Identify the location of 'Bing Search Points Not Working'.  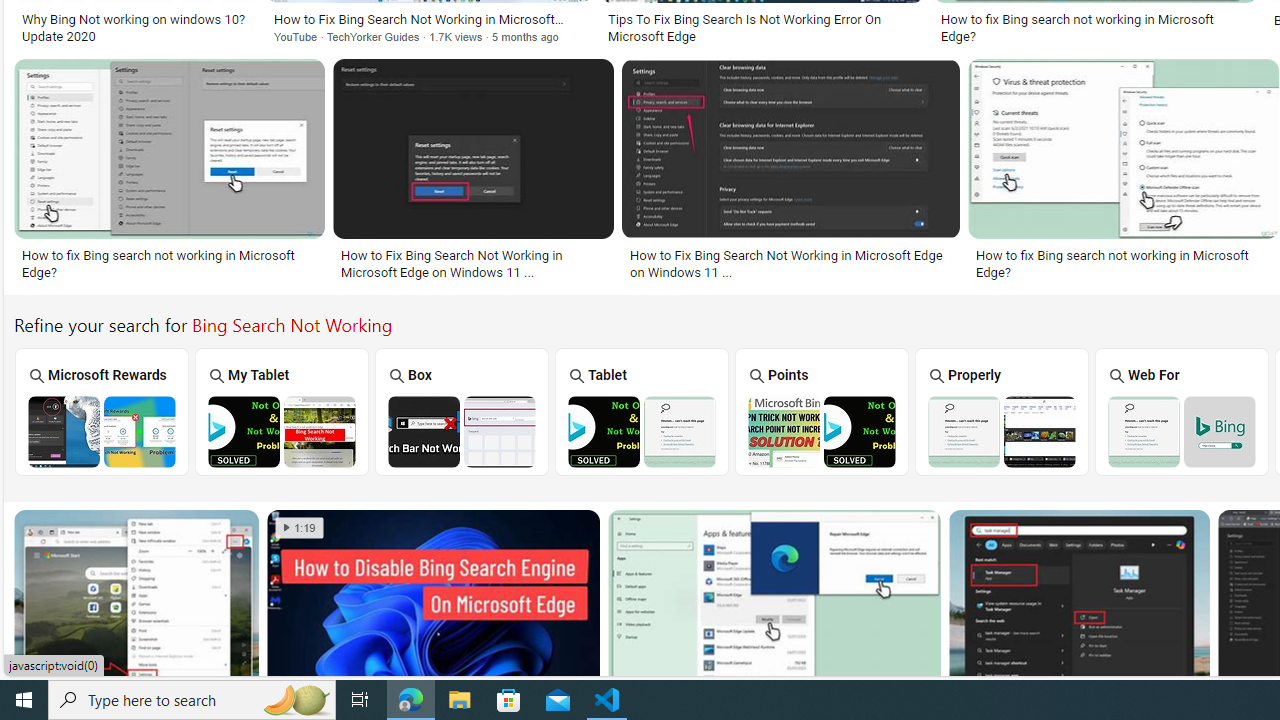
(821, 430).